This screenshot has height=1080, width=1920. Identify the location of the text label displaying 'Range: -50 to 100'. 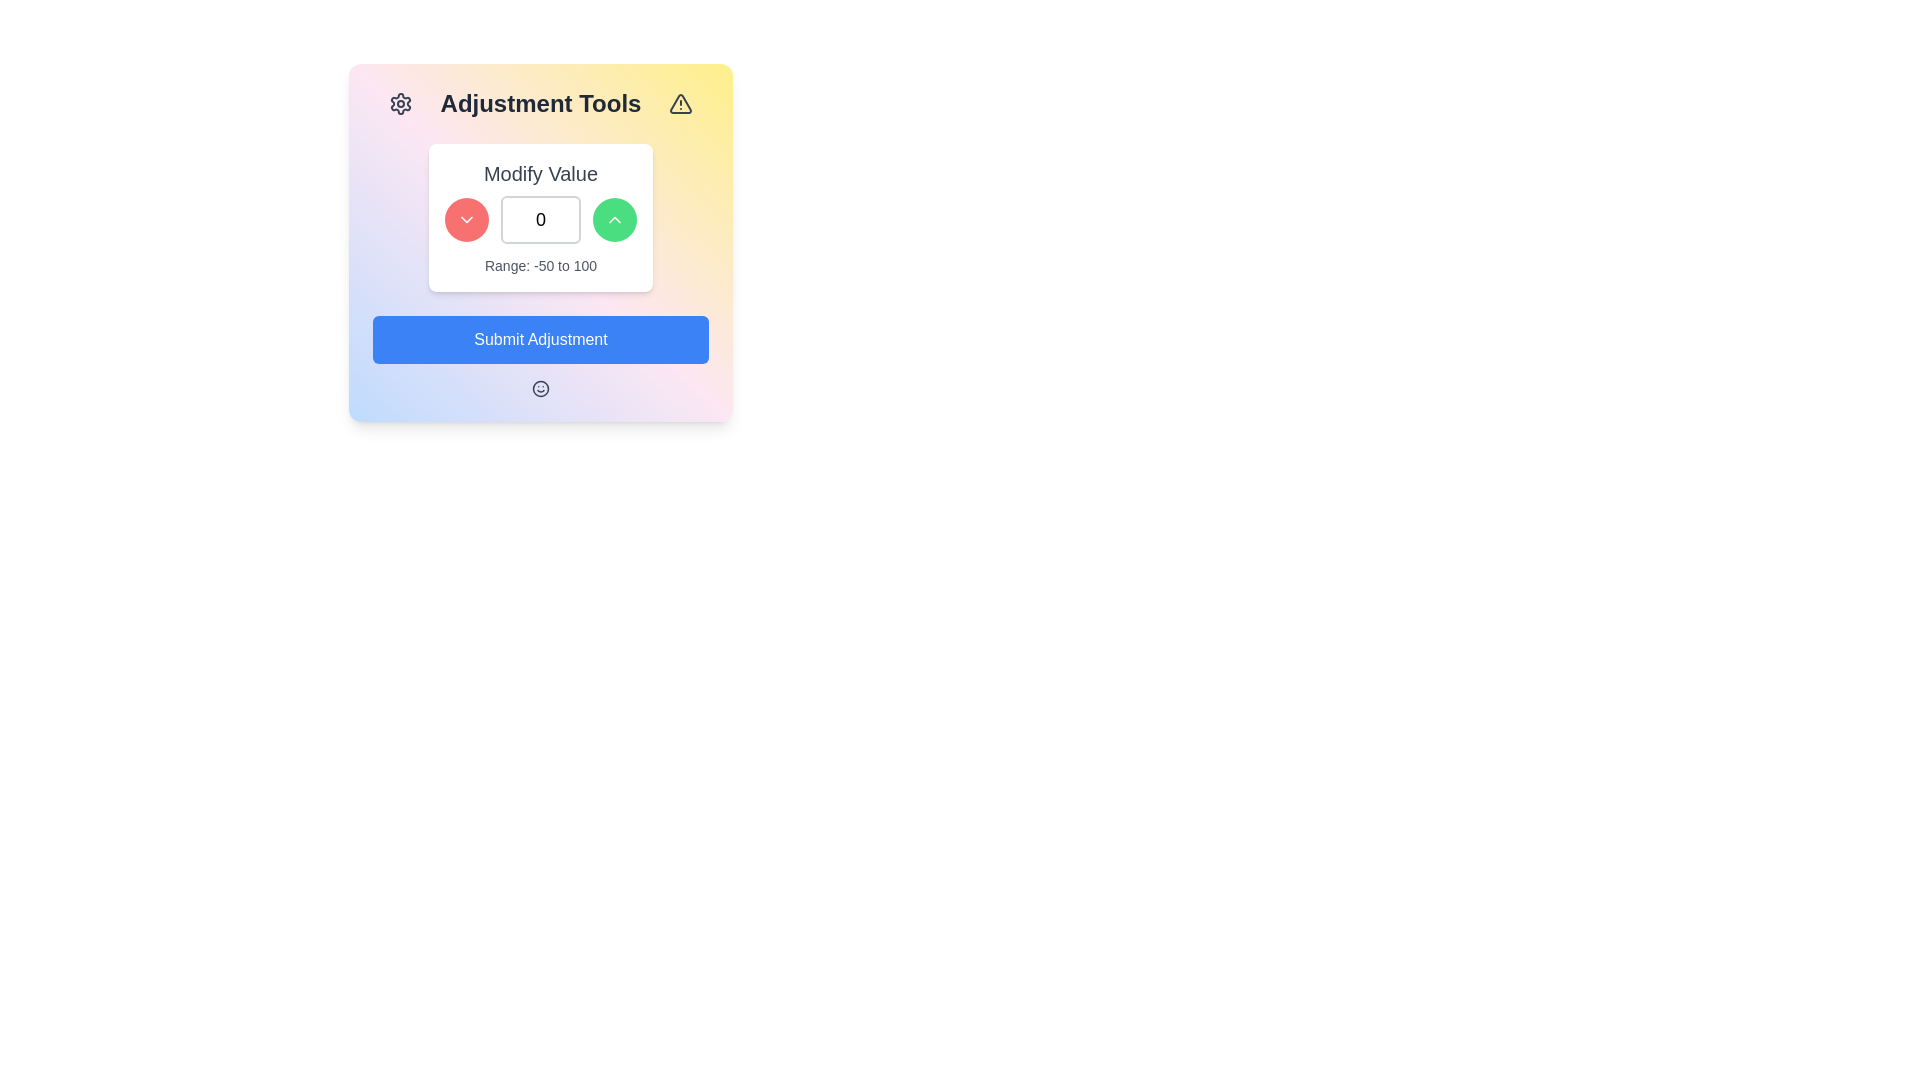
(541, 265).